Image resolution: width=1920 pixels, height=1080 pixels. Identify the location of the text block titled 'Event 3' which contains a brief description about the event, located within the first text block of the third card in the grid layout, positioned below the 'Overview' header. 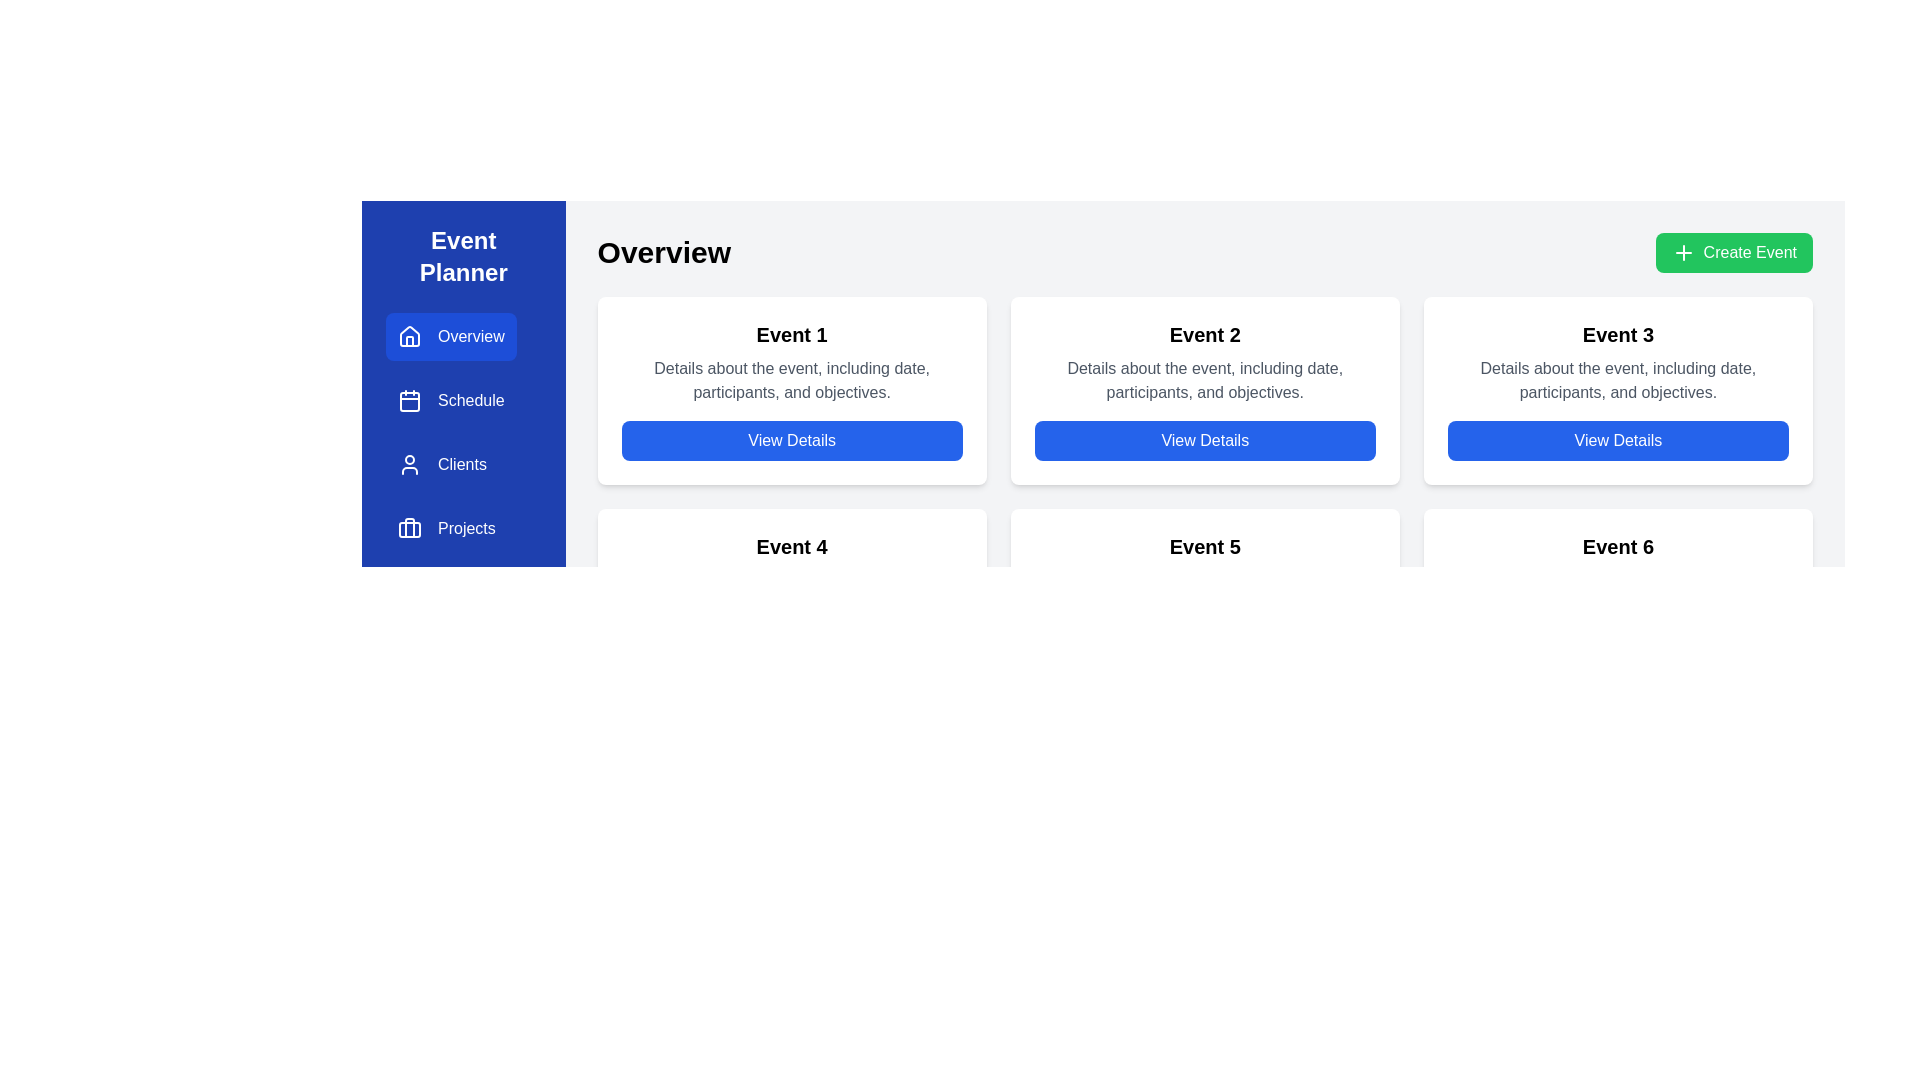
(1618, 362).